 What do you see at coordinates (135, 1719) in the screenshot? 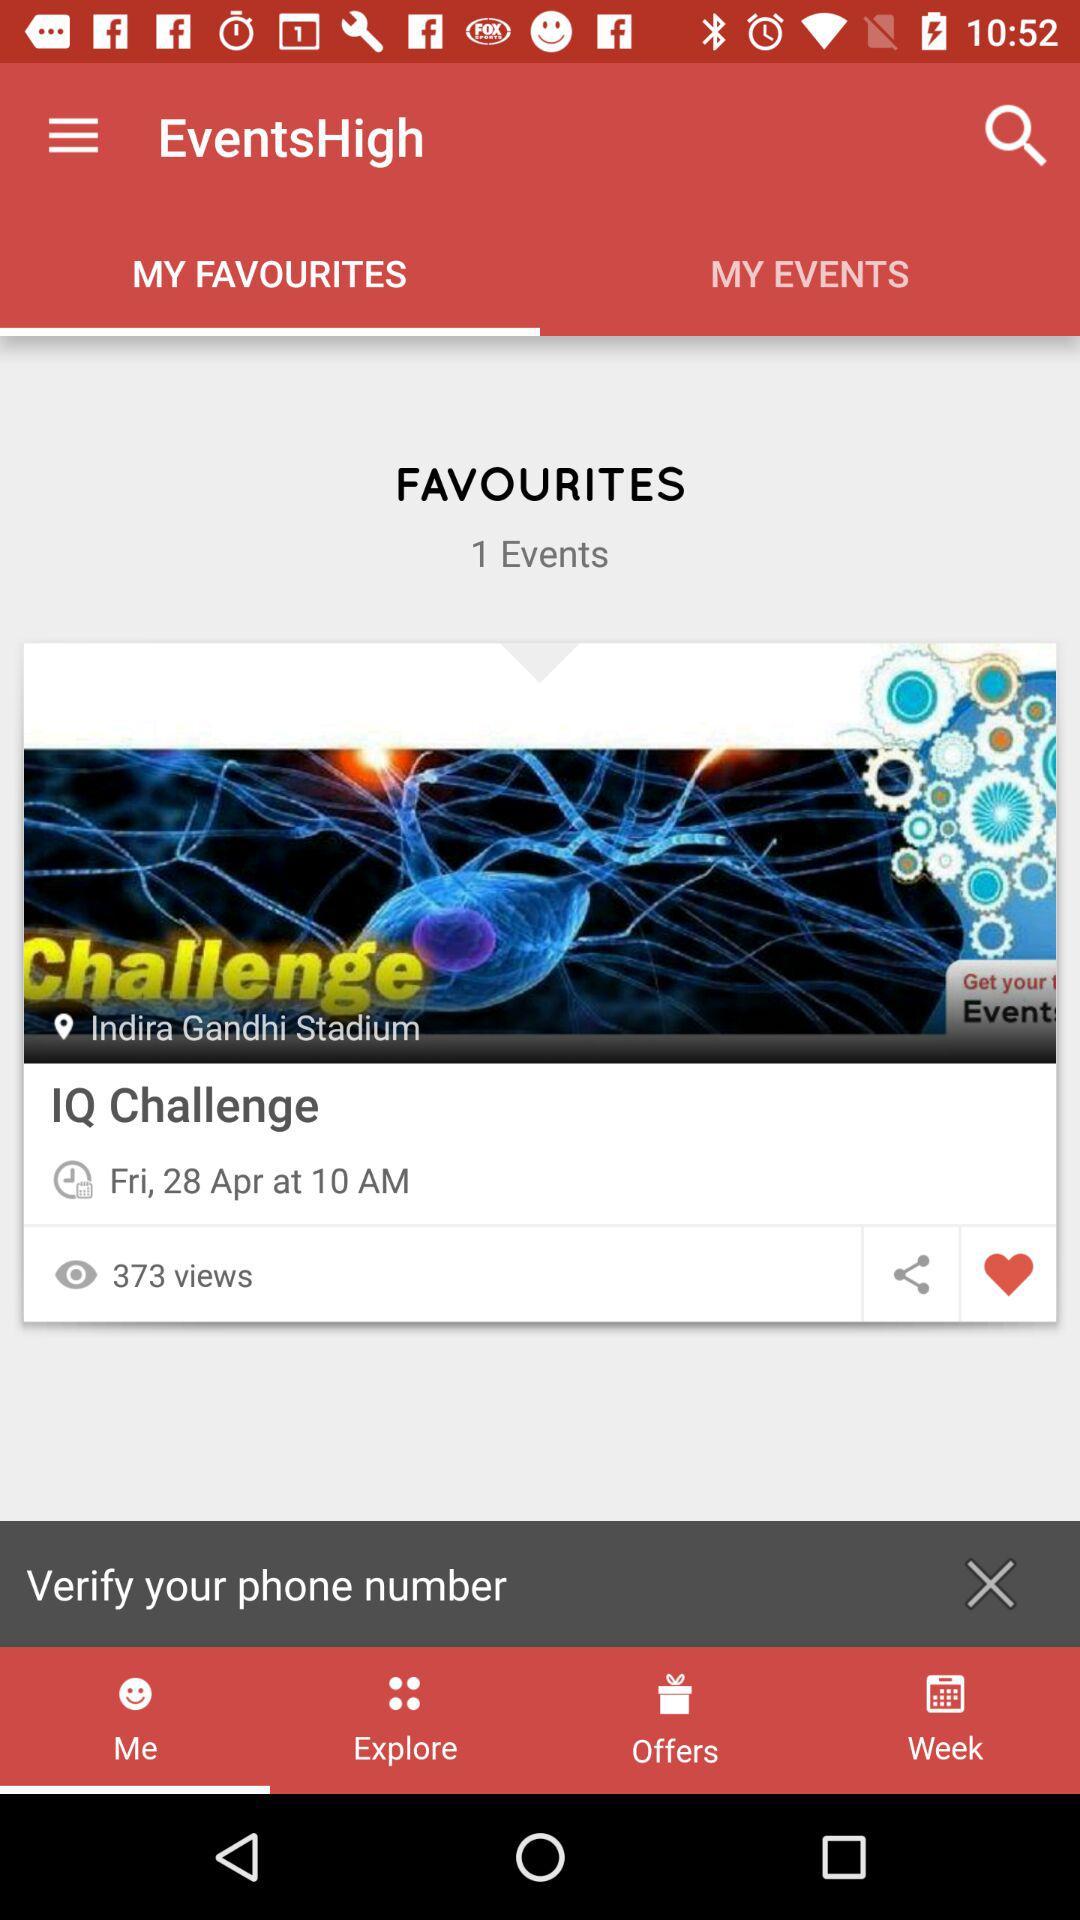
I see `me item` at bounding box center [135, 1719].